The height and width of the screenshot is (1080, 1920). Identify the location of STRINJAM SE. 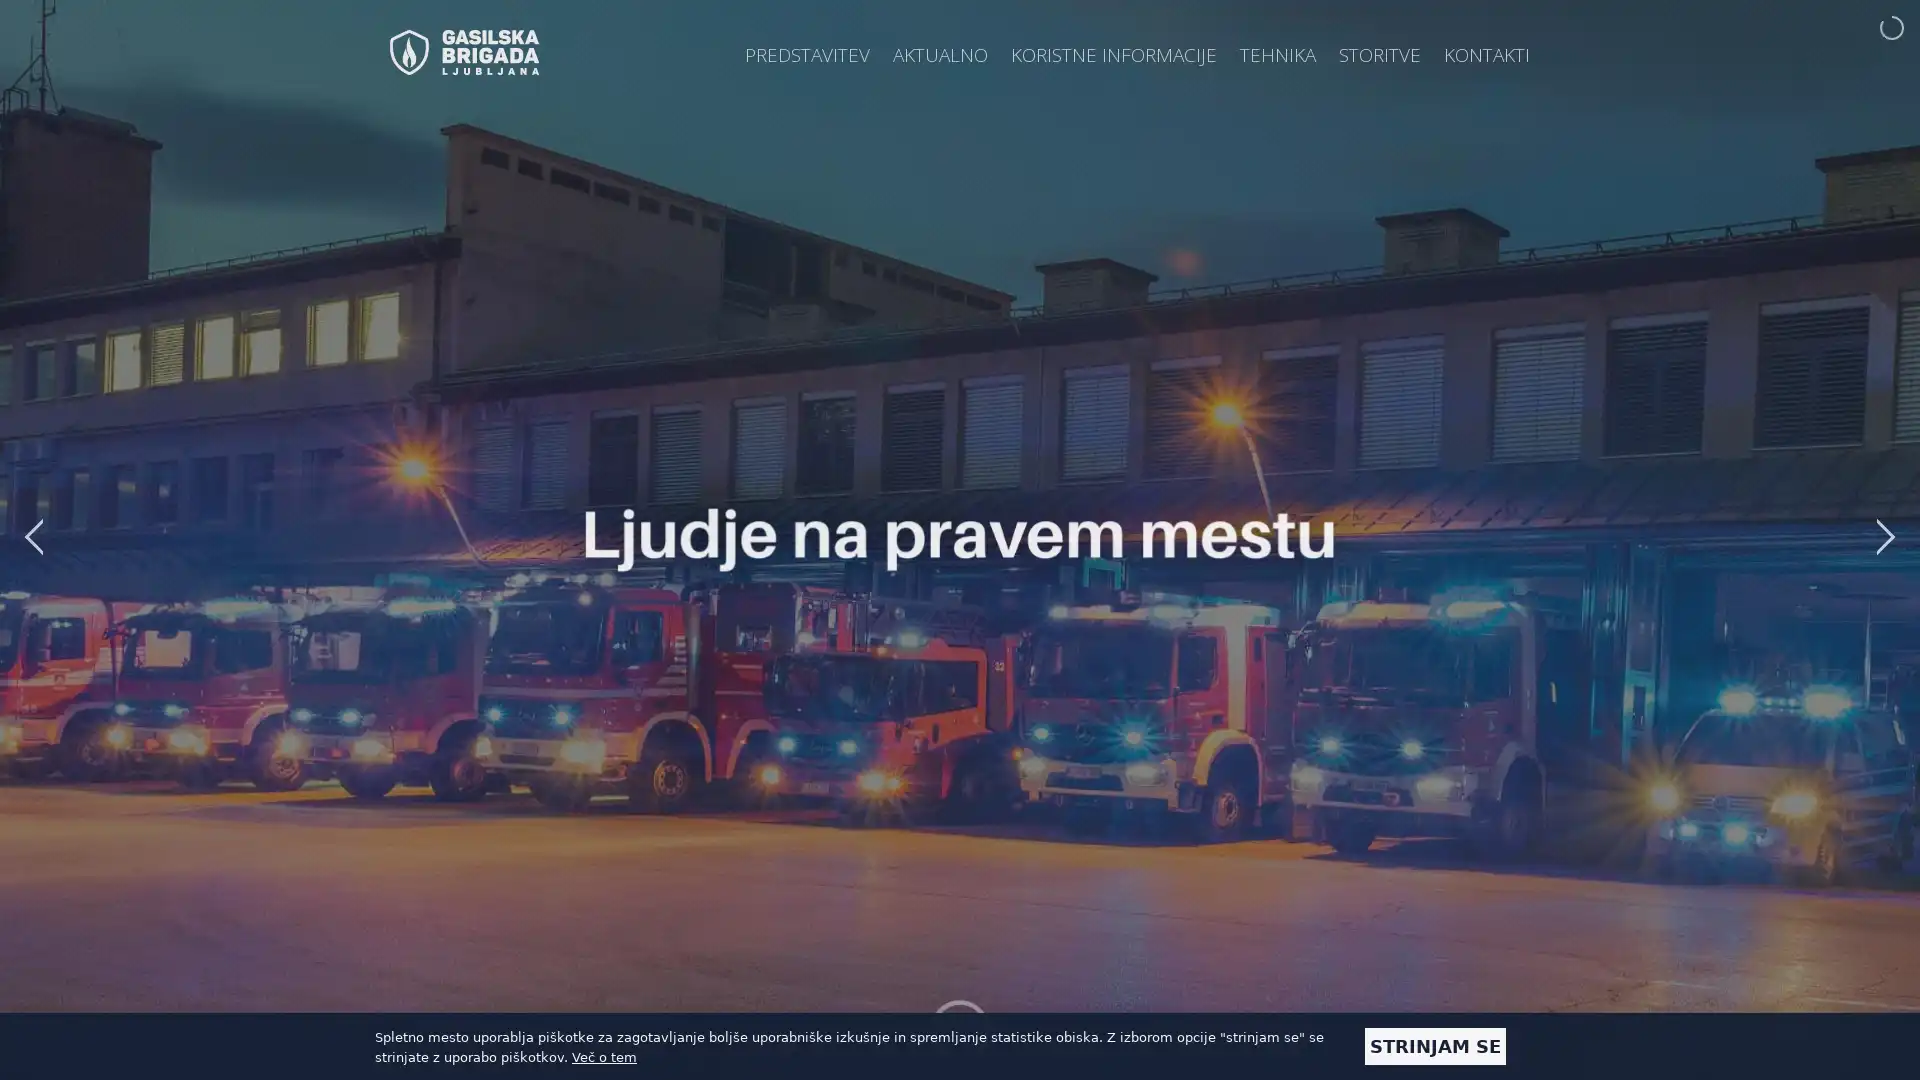
(1433, 1044).